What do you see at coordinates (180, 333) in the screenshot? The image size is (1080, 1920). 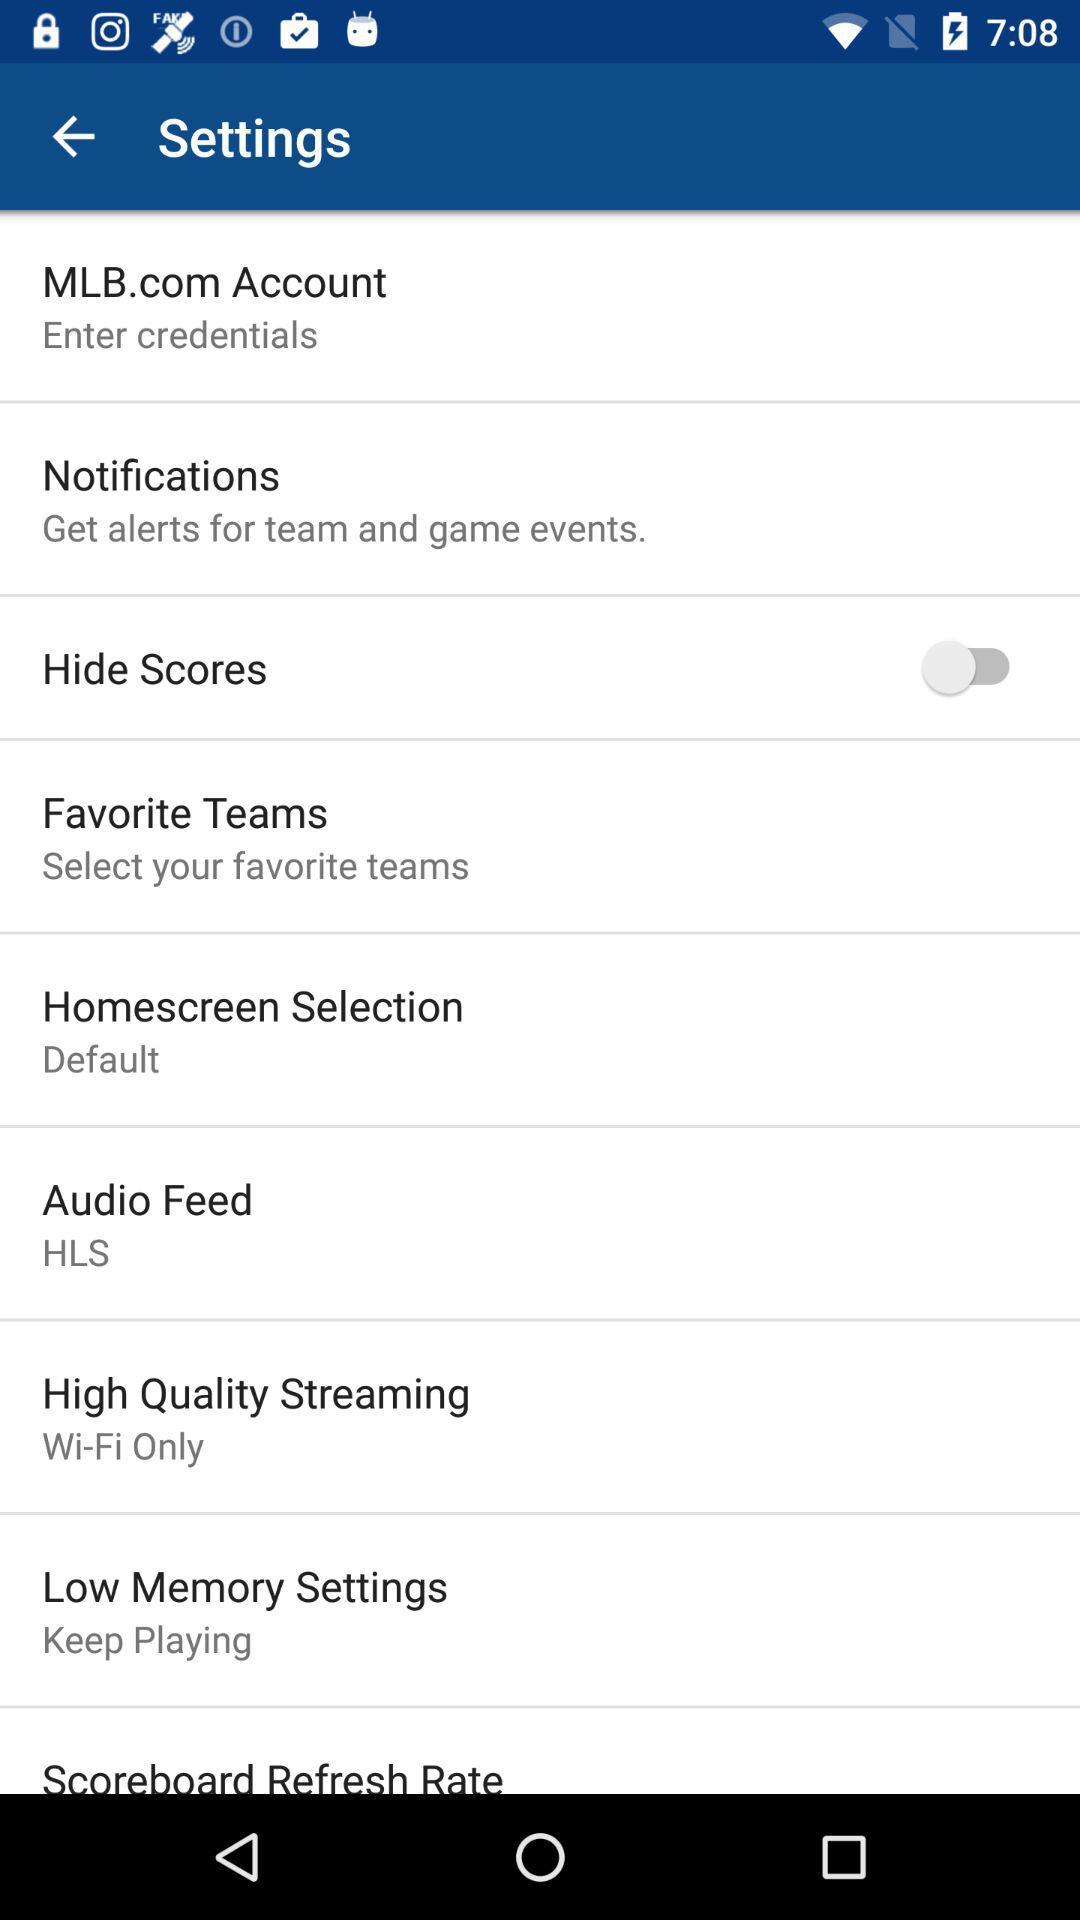 I see `the enter credentials icon` at bounding box center [180, 333].